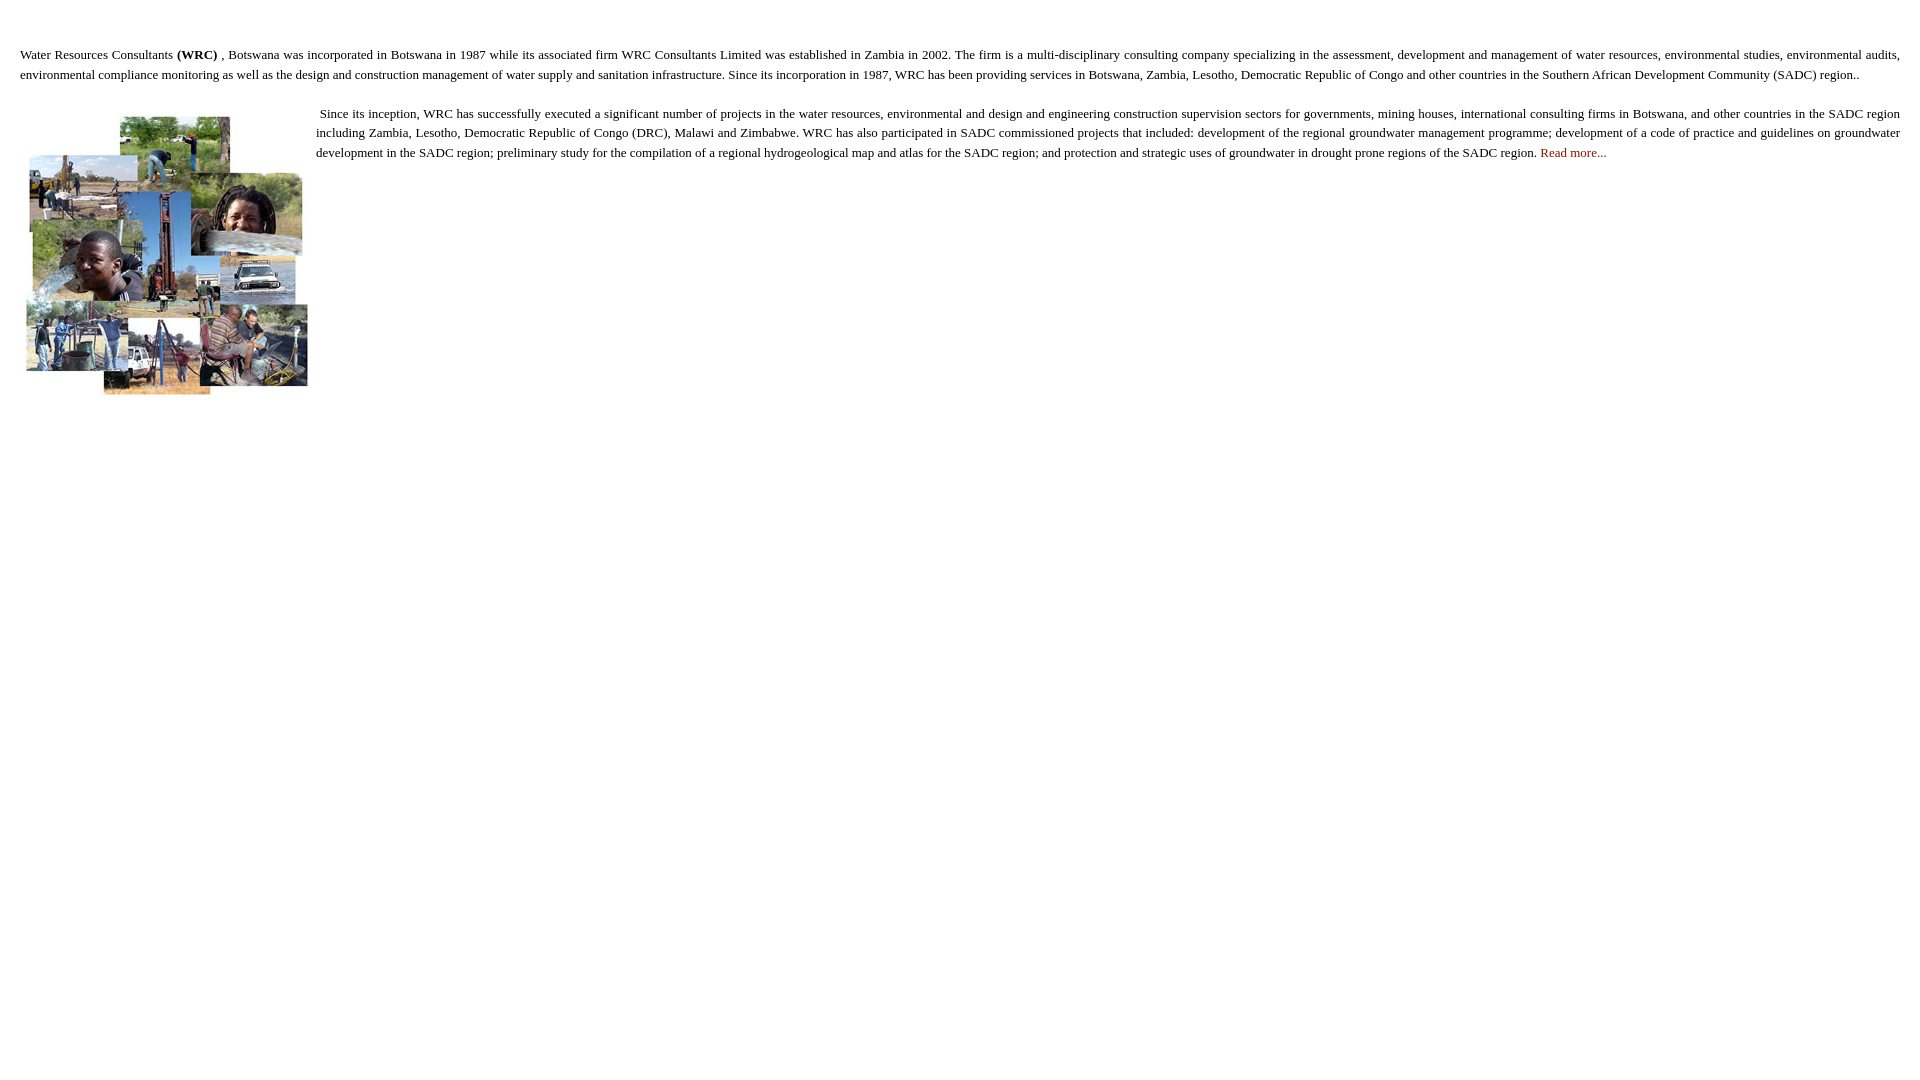  What do you see at coordinates (1539, 150) in the screenshot?
I see `'Read more...'` at bounding box center [1539, 150].